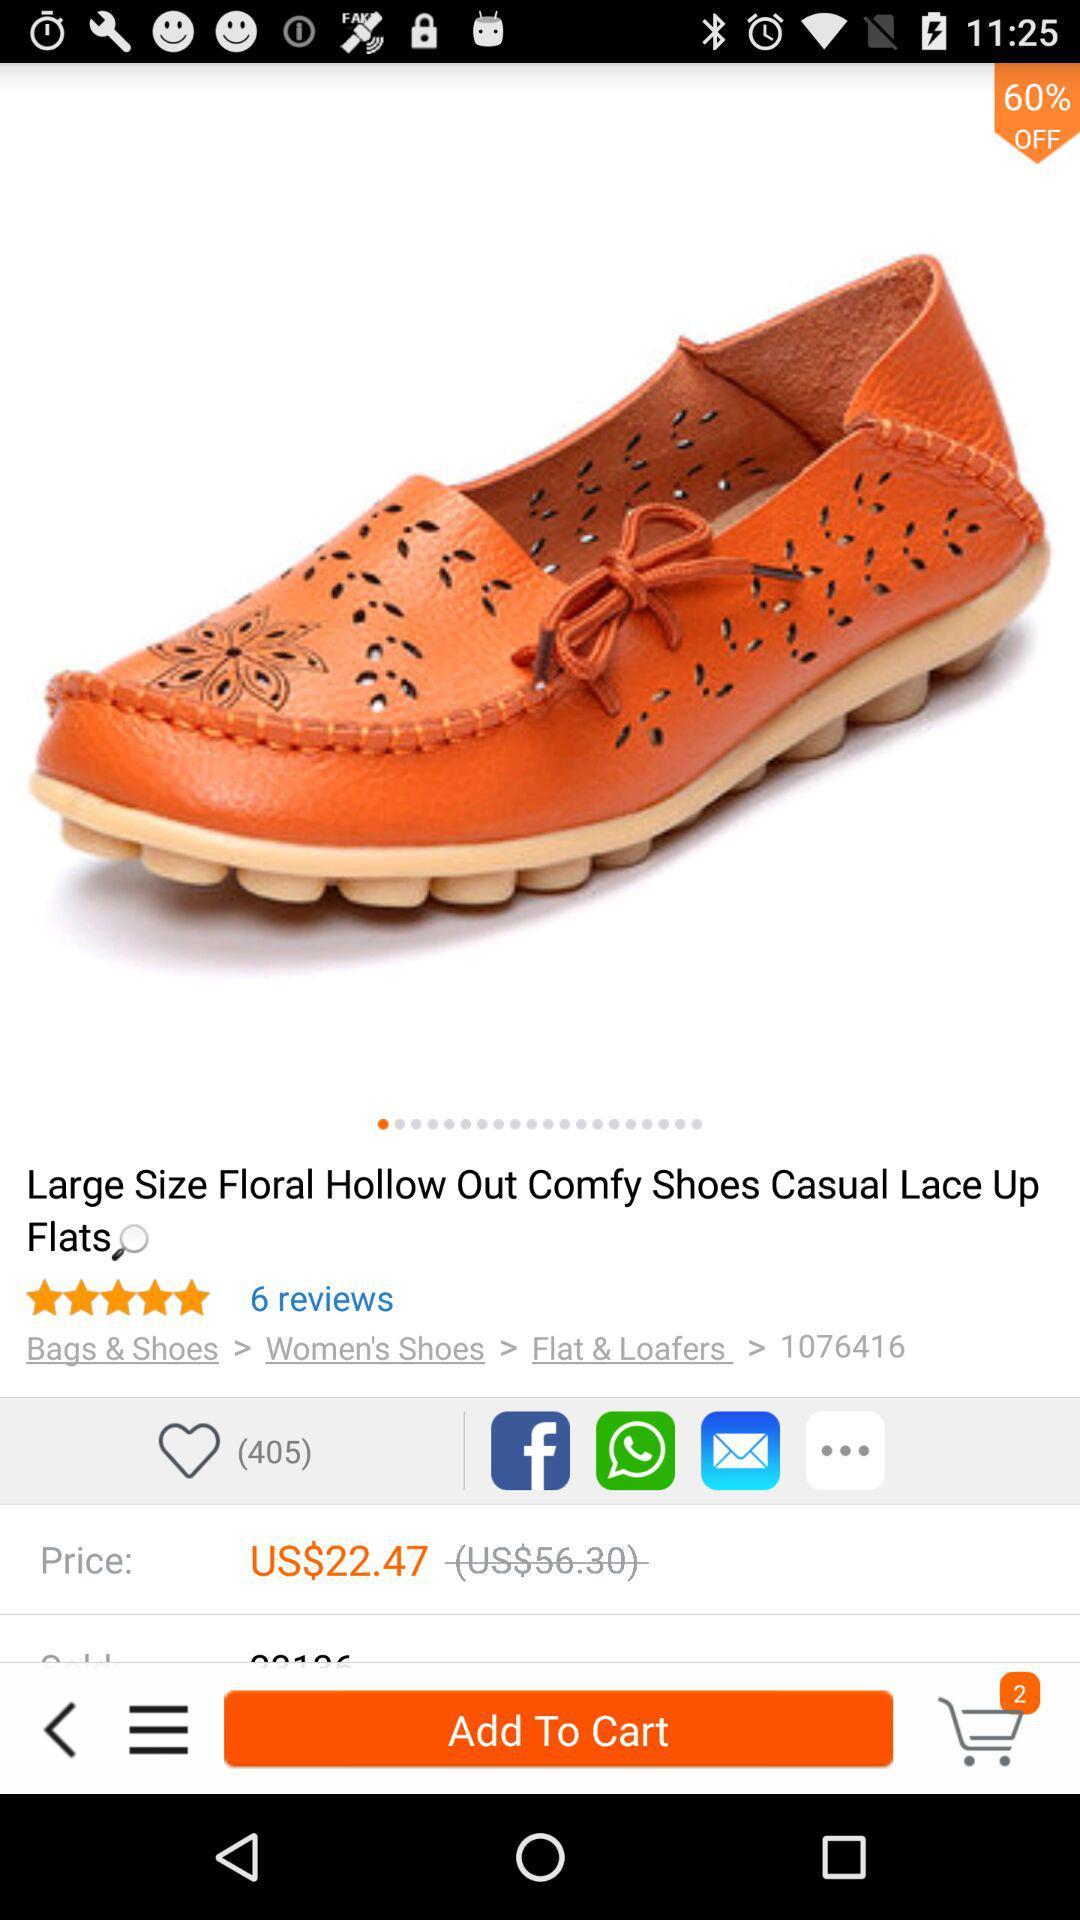  Describe the element at coordinates (448, 1124) in the screenshot. I see `image 5` at that location.